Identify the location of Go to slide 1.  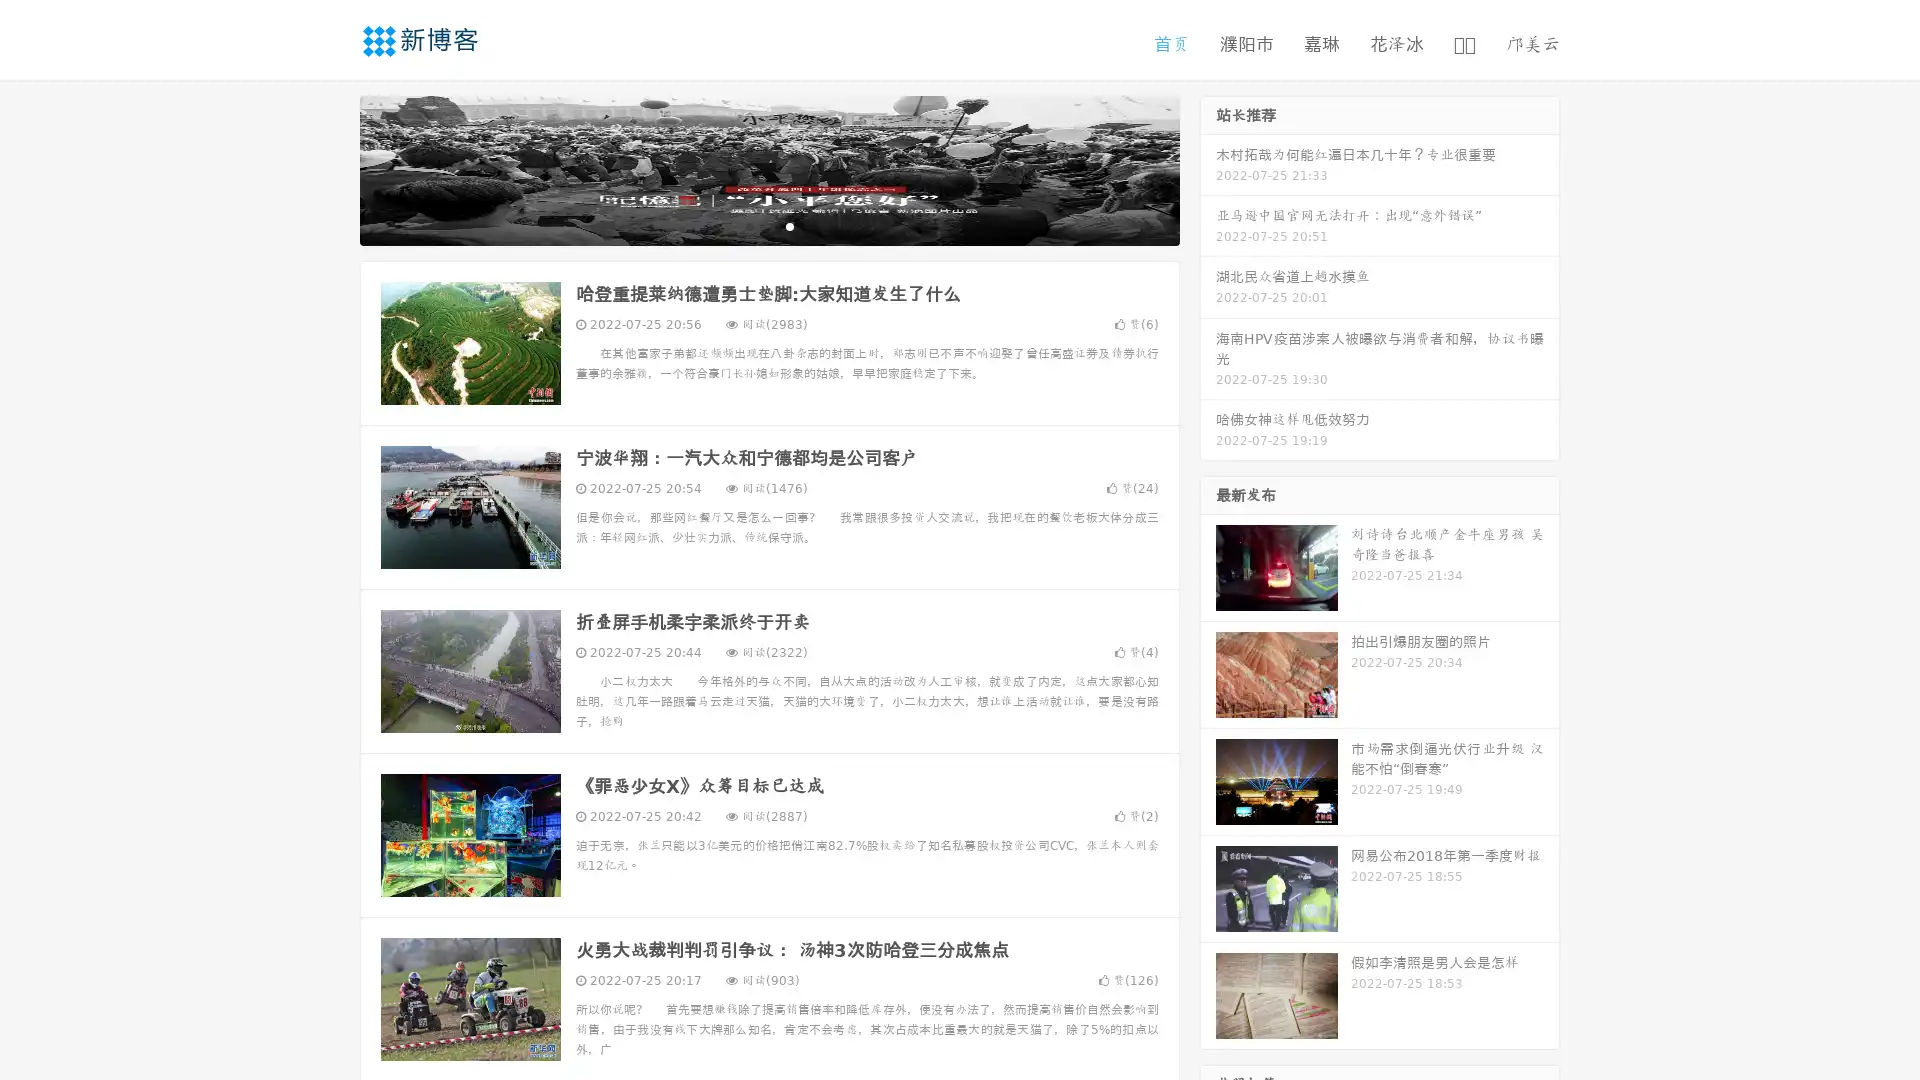
(748, 225).